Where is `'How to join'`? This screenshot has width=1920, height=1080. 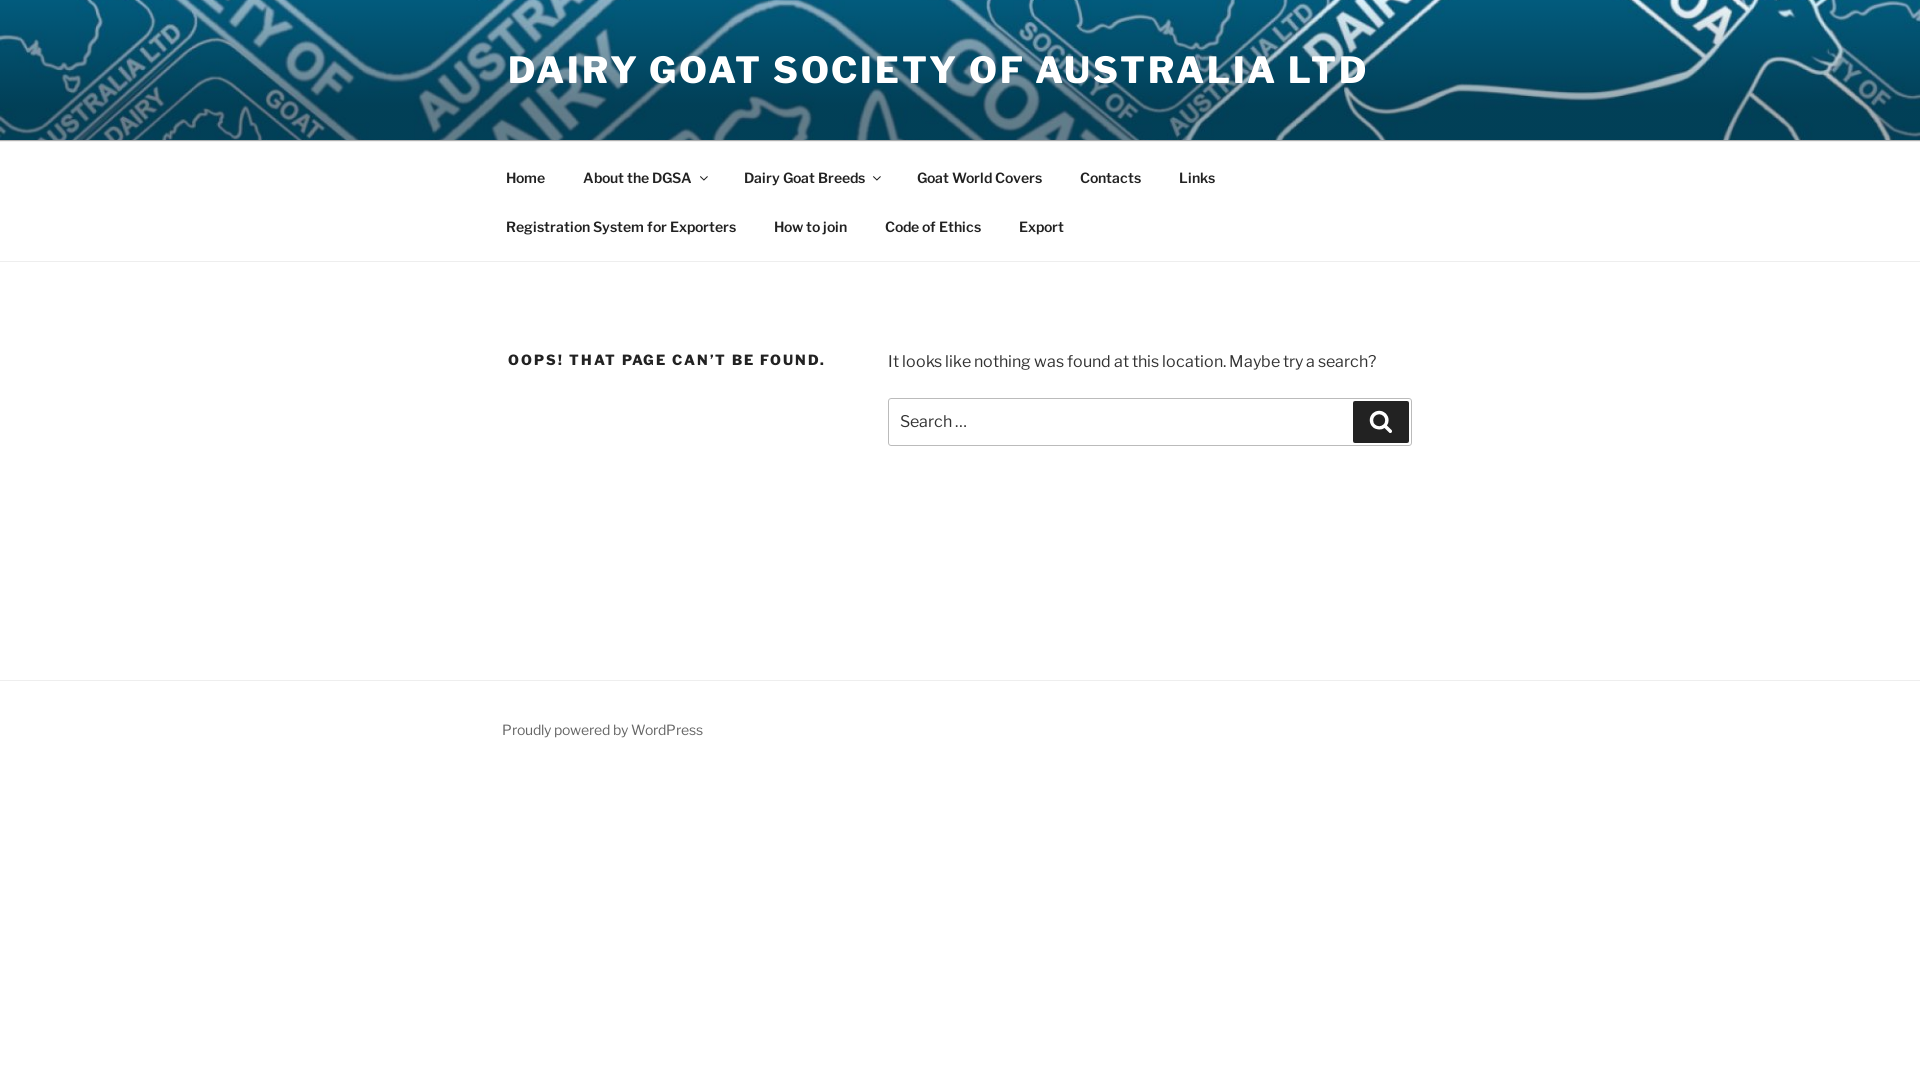 'How to join' is located at coordinates (810, 225).